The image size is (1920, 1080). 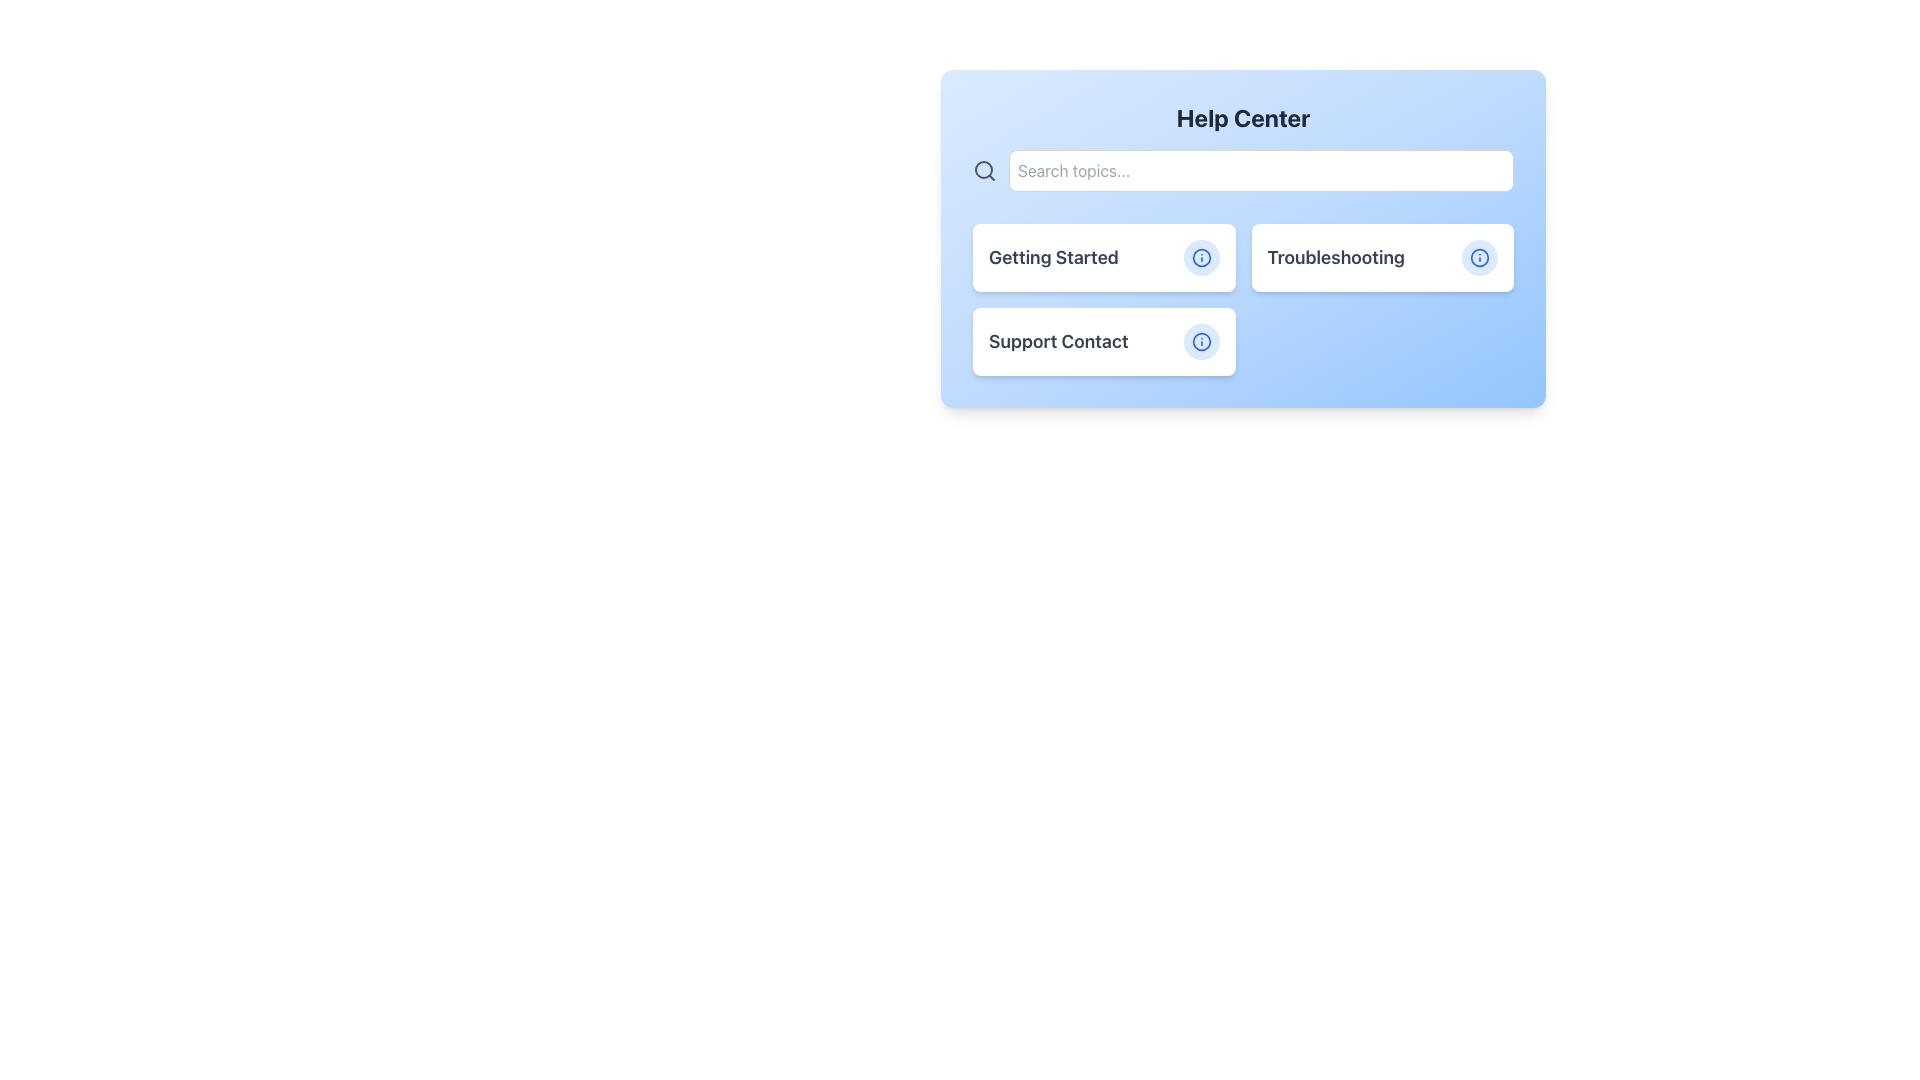 I want to click on the circular part of the magnifying glass icon located to the left of the search bar in the top-center section of the interface, so click(x=983, y=168).